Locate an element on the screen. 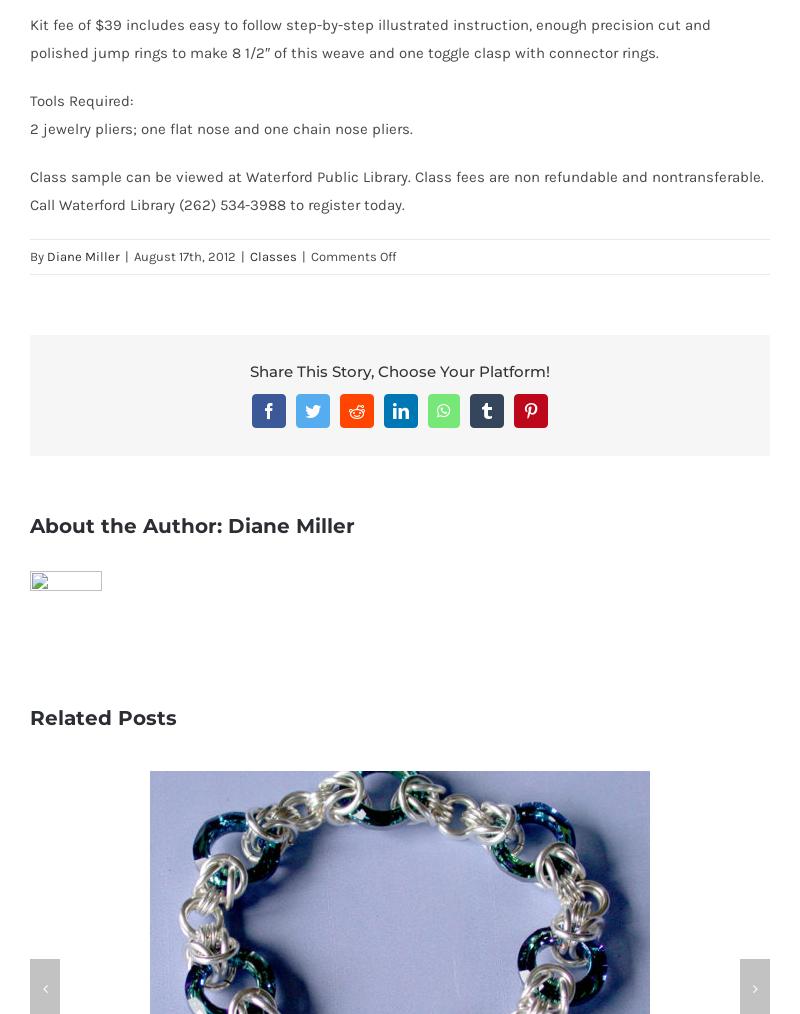 This screenshot has height=1014, width=800. 'Class sample can be viewed at Waterford Public Library. Class fees are non refundable and nontransferable. Call Waterford Library (262) 534-3988 to register today.' is located at coordinates (395, 189).